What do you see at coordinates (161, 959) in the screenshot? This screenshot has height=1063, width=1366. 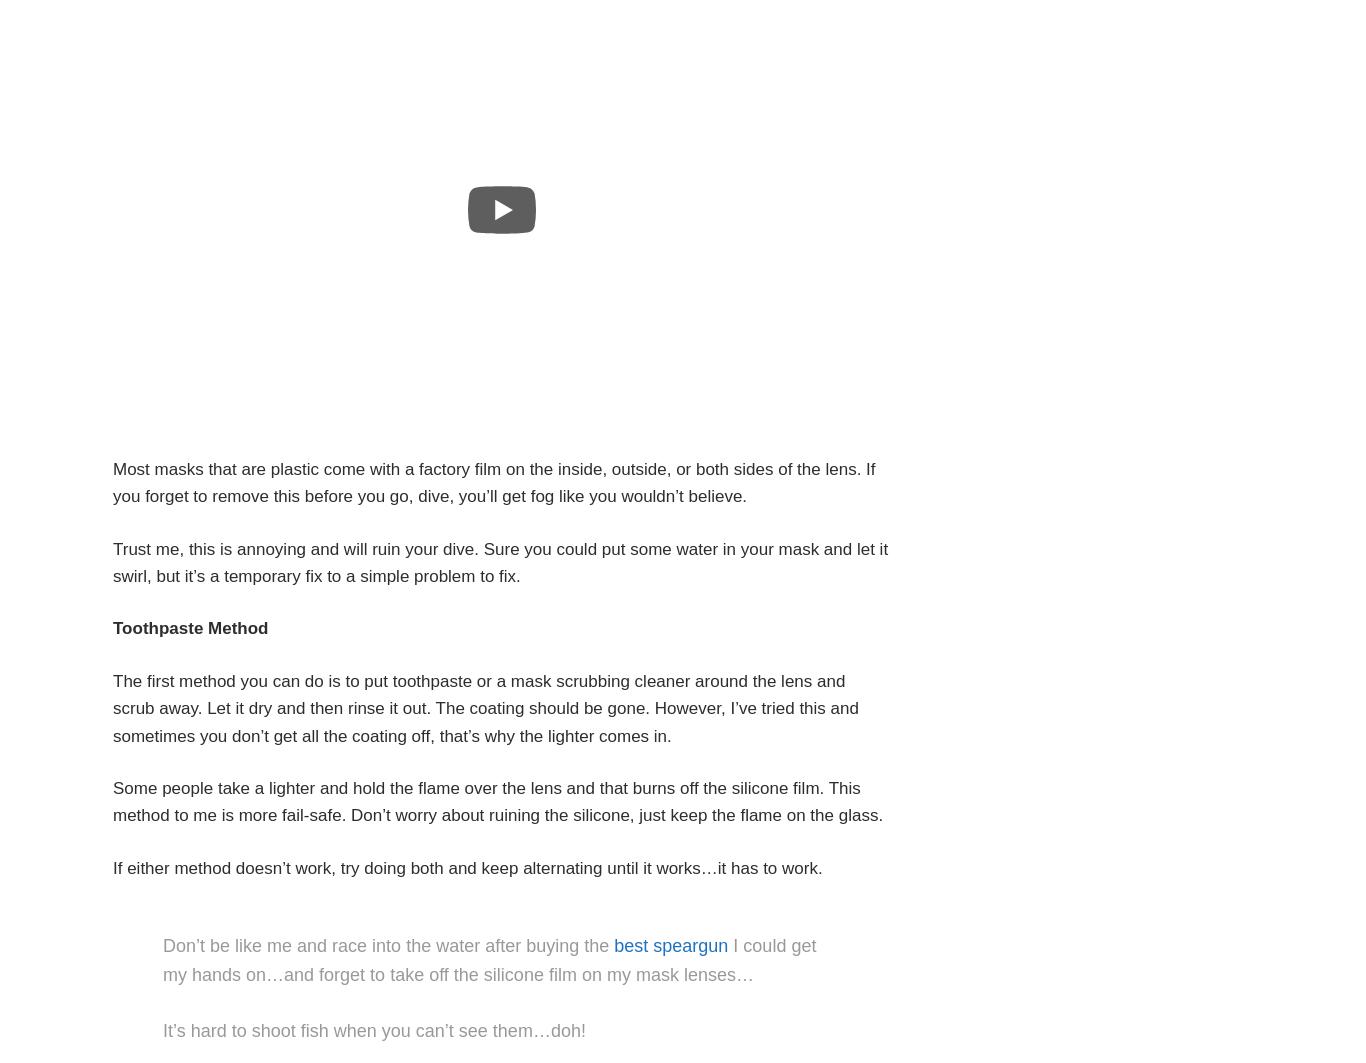 I see `'I could get my hands on…and forget to take off the silicone film on my mask lenses…'` at bounding box center [161, 959].